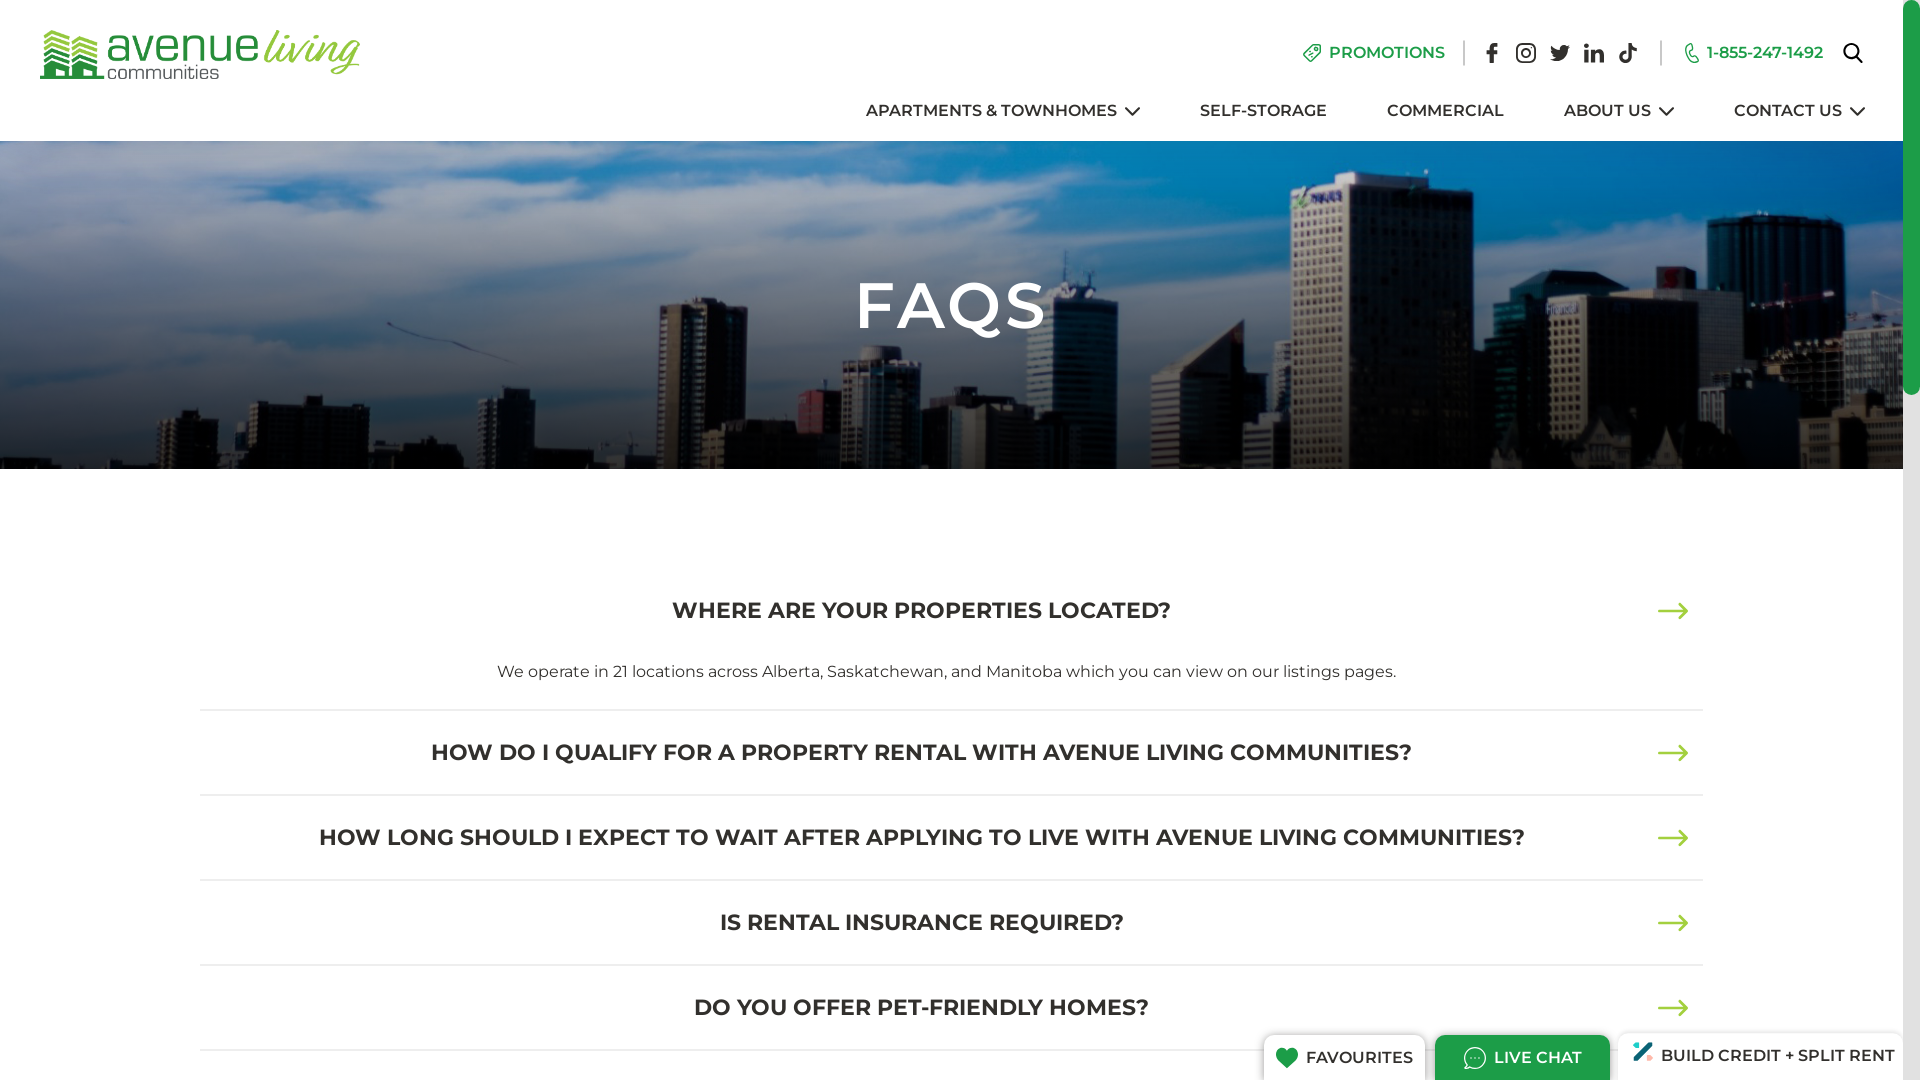 The height and width of the screenshot is (1080, 1920). Describe the element at coordinates (1445, 111) in the screenshot. I see `'COMMERCIAL'` at that location.